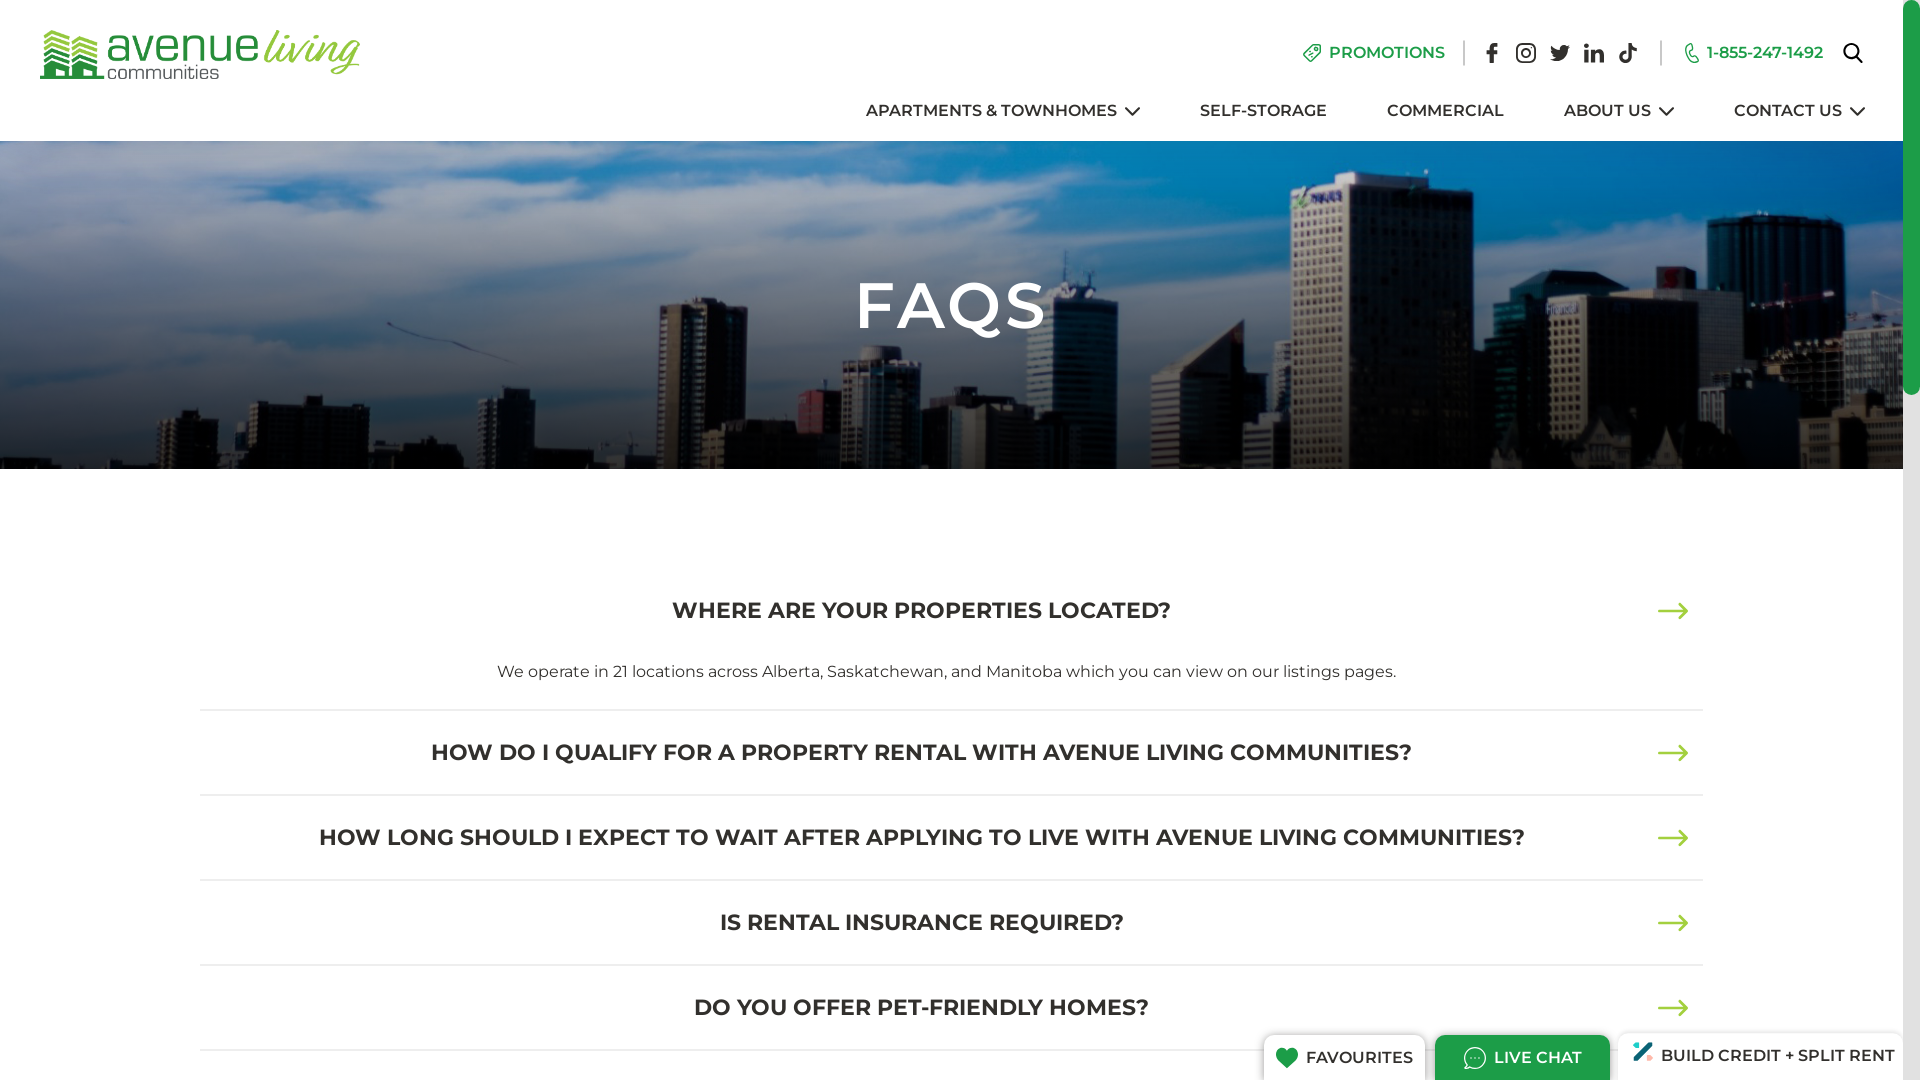 The height and width of the screenshot is (1080, 1920). Describe the element at coordinates (1445, 111) in the screenshot. I see `'COMMERCIAL'` at that location.